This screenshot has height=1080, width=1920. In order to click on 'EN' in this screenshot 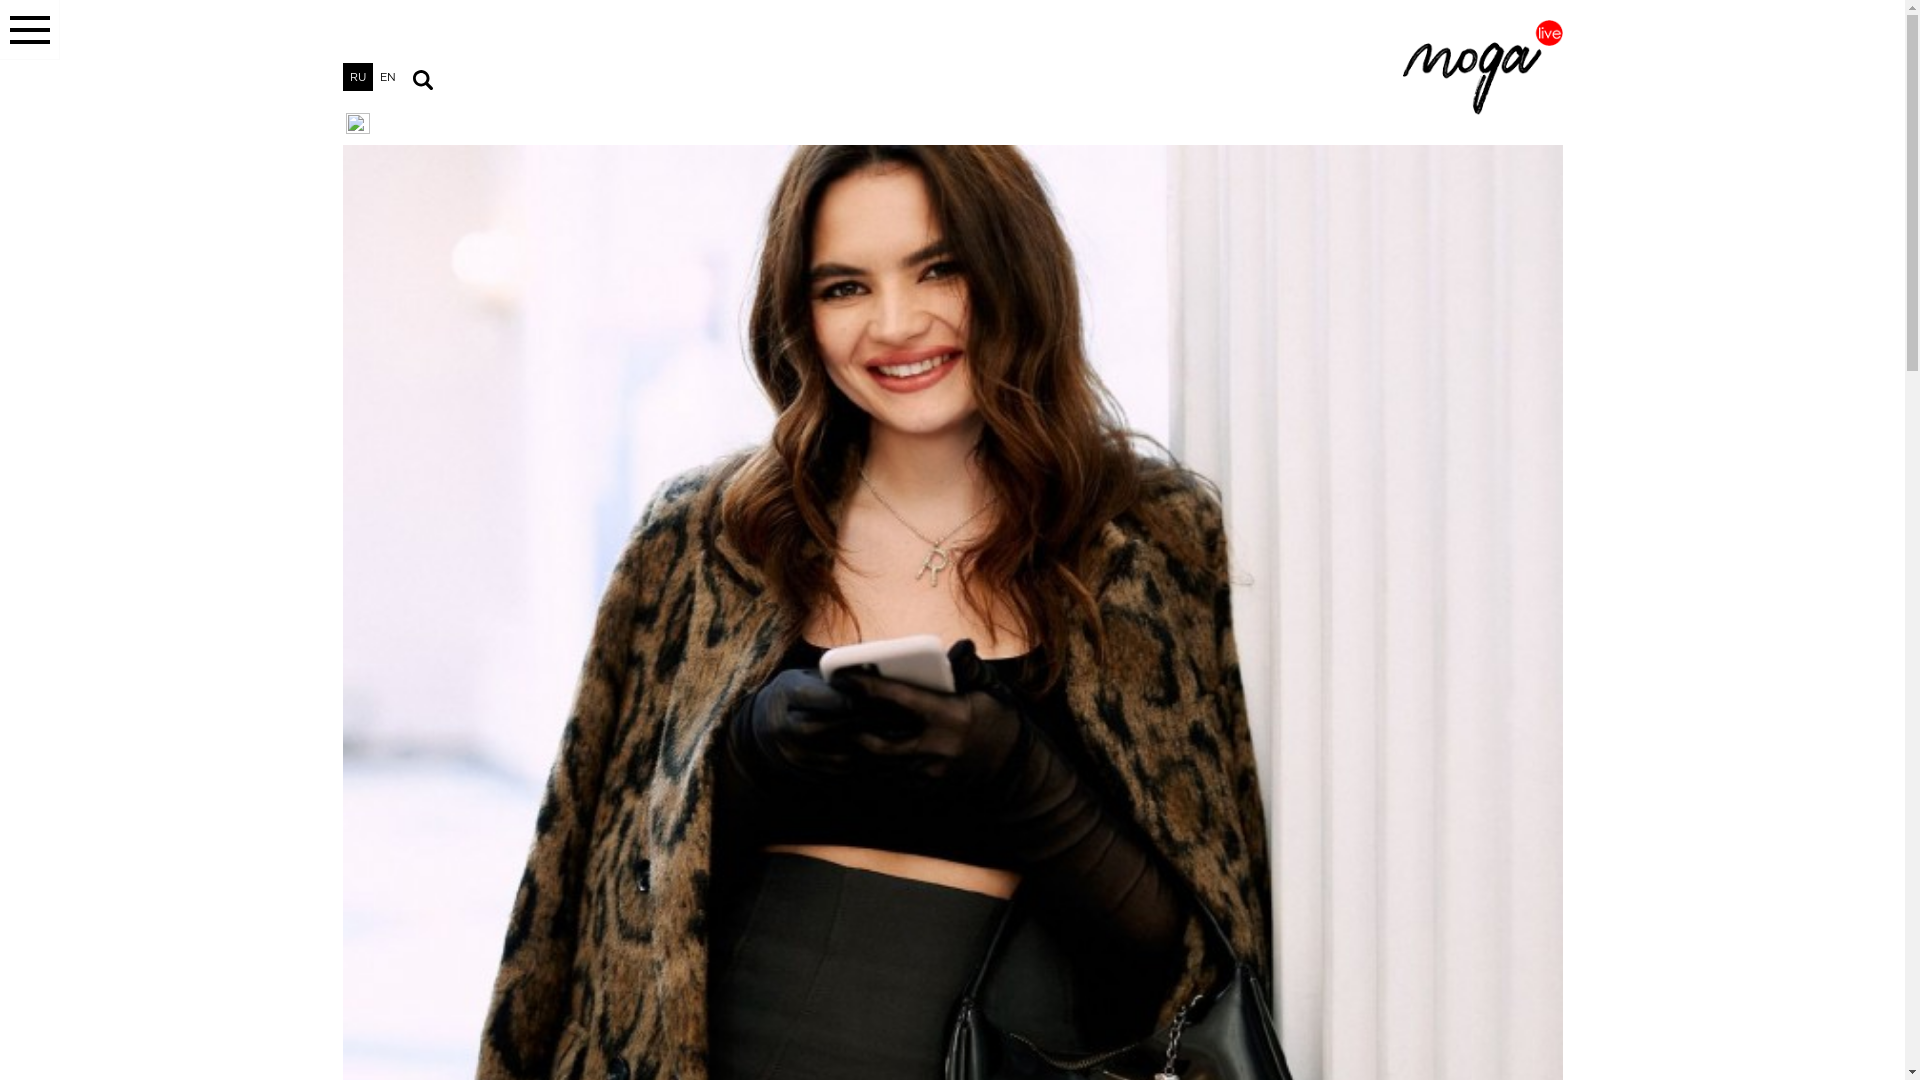, I will do `click(372, 75)`.